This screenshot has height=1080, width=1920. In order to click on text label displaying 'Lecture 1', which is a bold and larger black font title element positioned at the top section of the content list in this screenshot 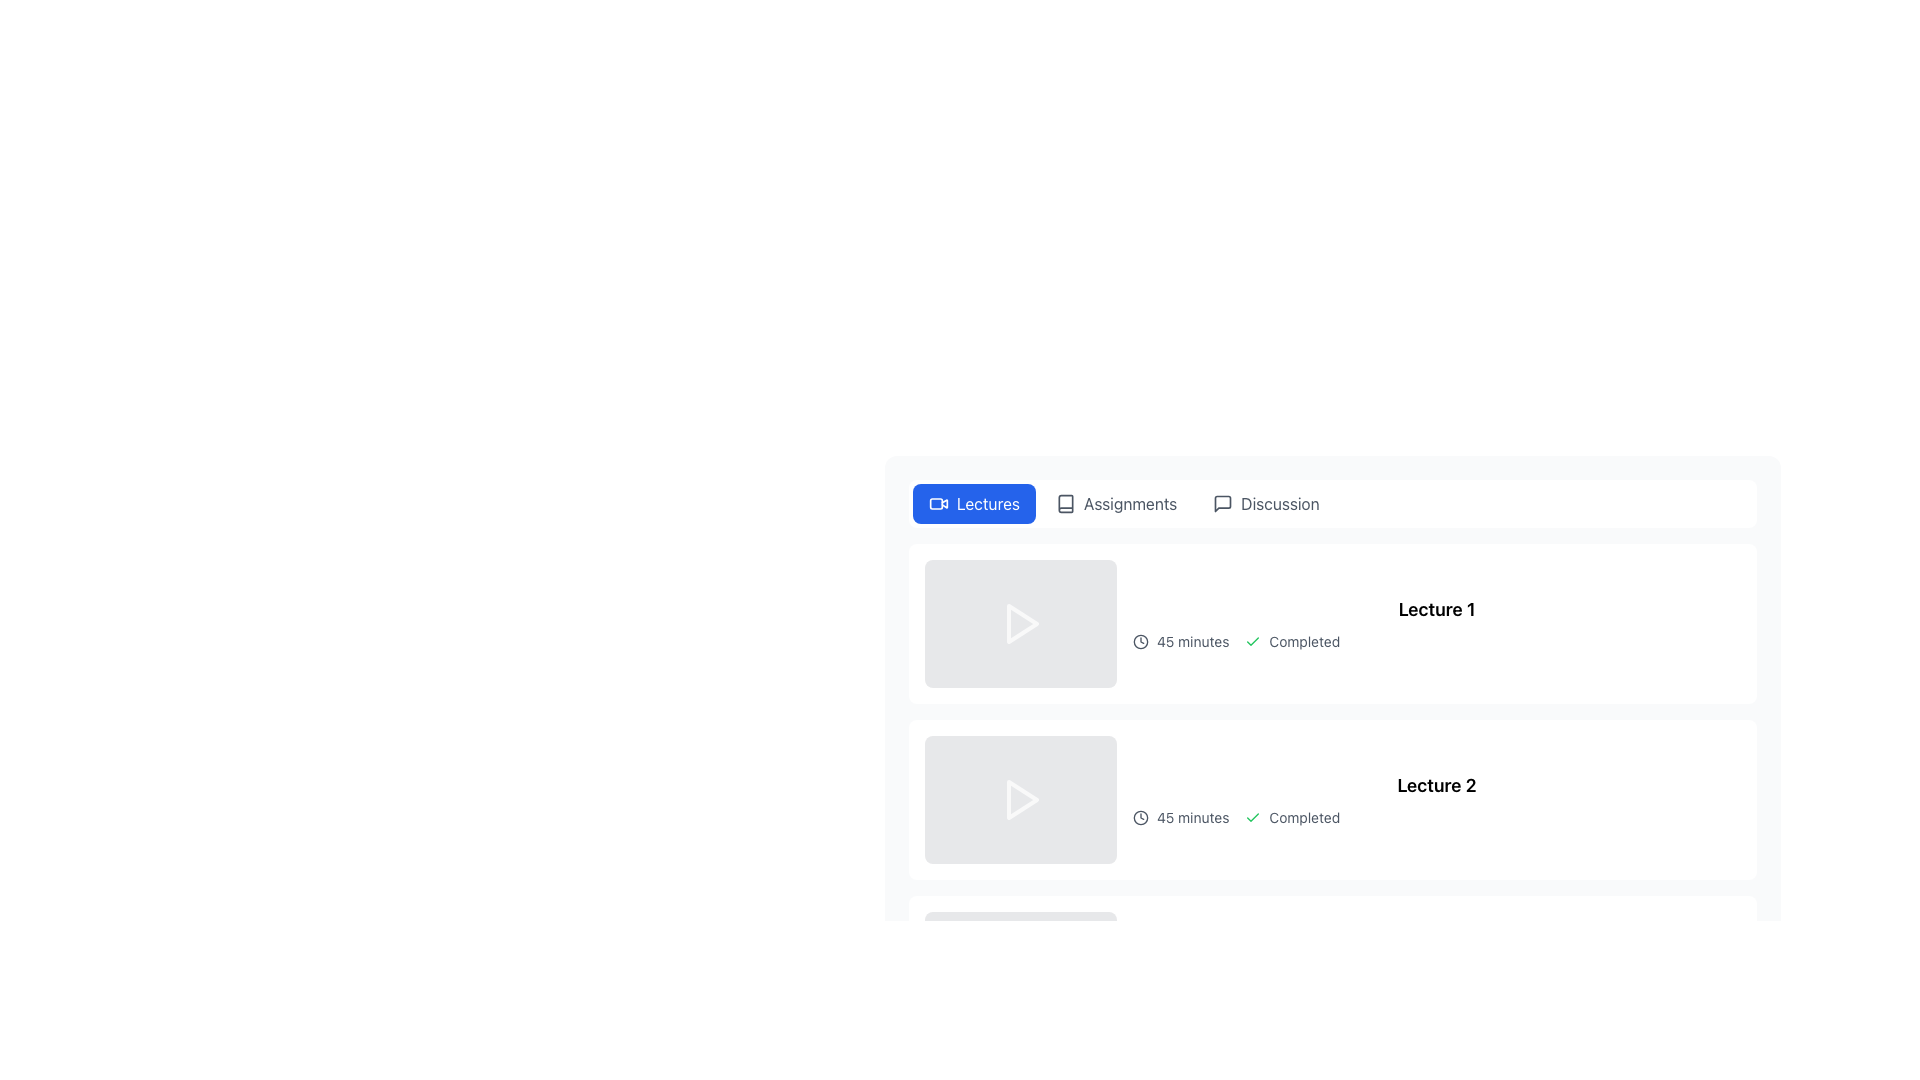, I will do `click(1435, 608)`.